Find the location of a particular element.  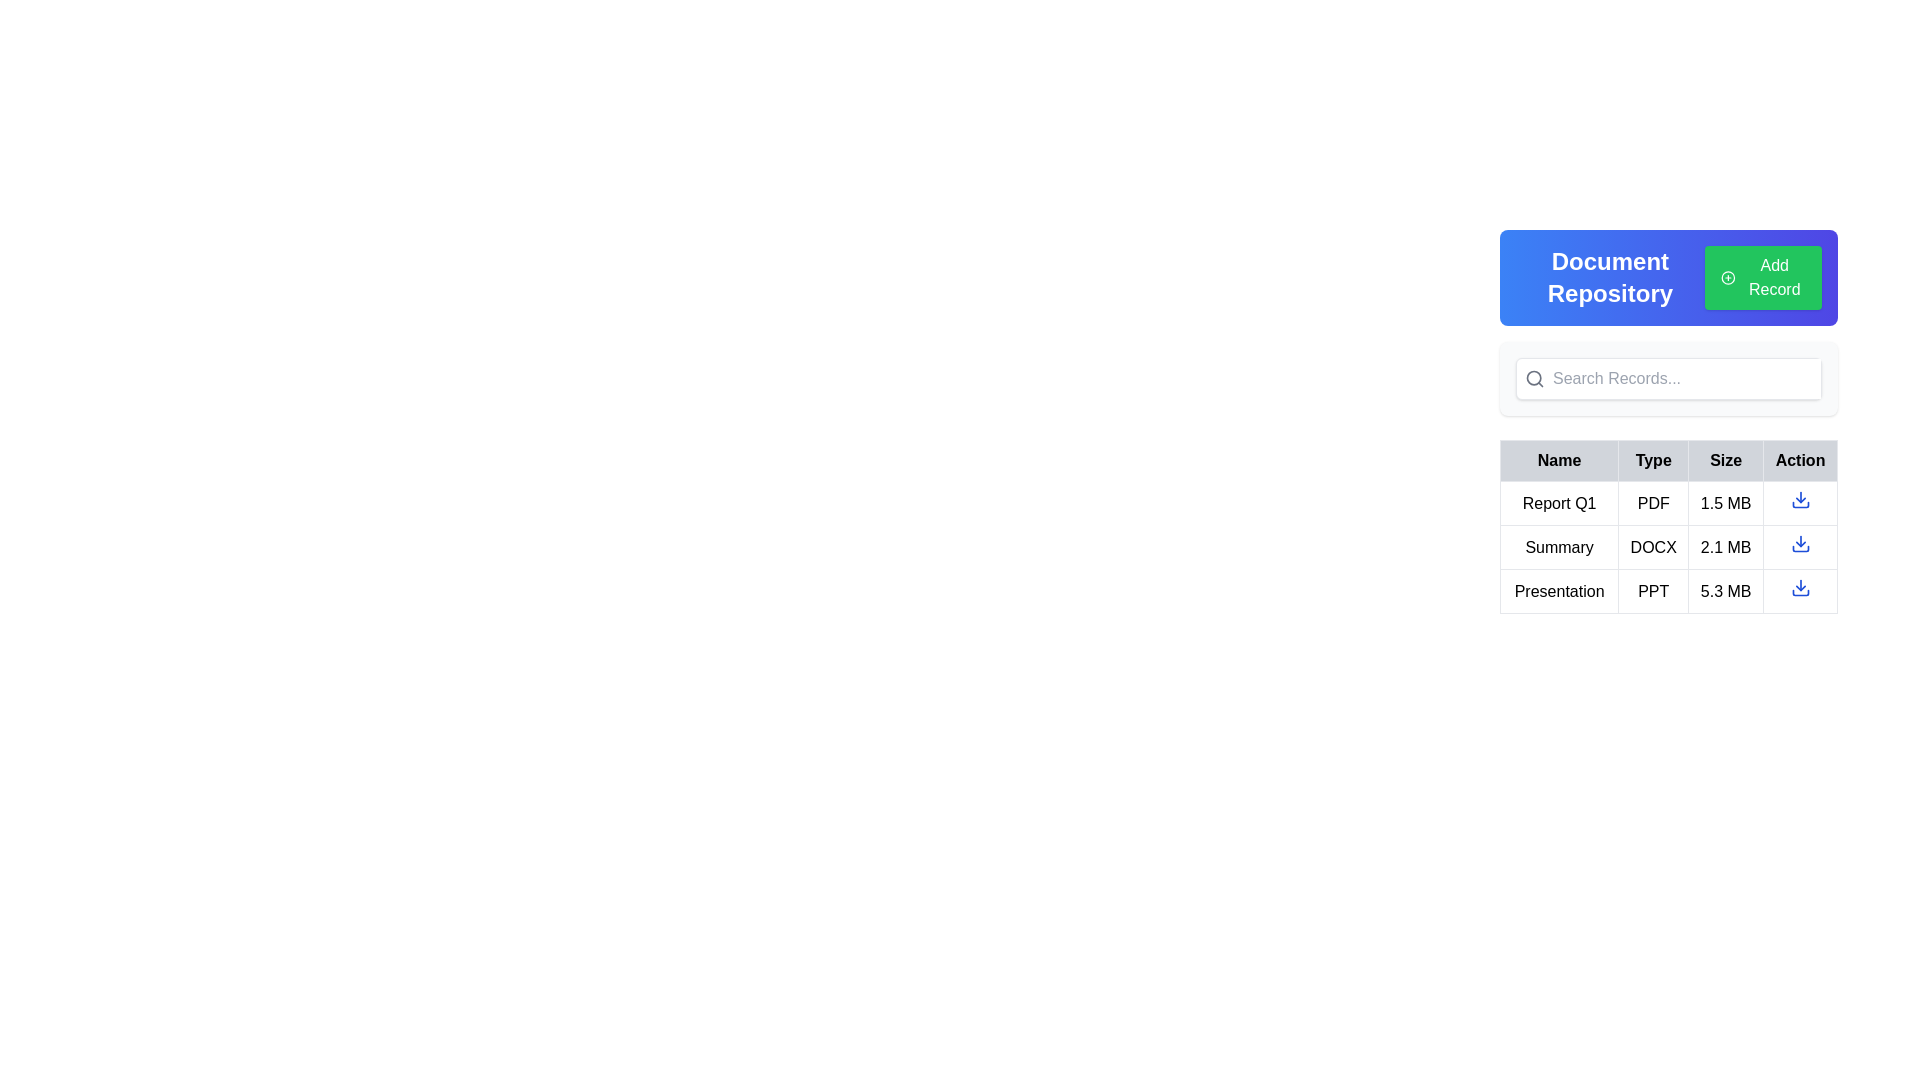

the circular element of the search icon, which visually represents a magnifying glass is located at coordinates (1533, 378).